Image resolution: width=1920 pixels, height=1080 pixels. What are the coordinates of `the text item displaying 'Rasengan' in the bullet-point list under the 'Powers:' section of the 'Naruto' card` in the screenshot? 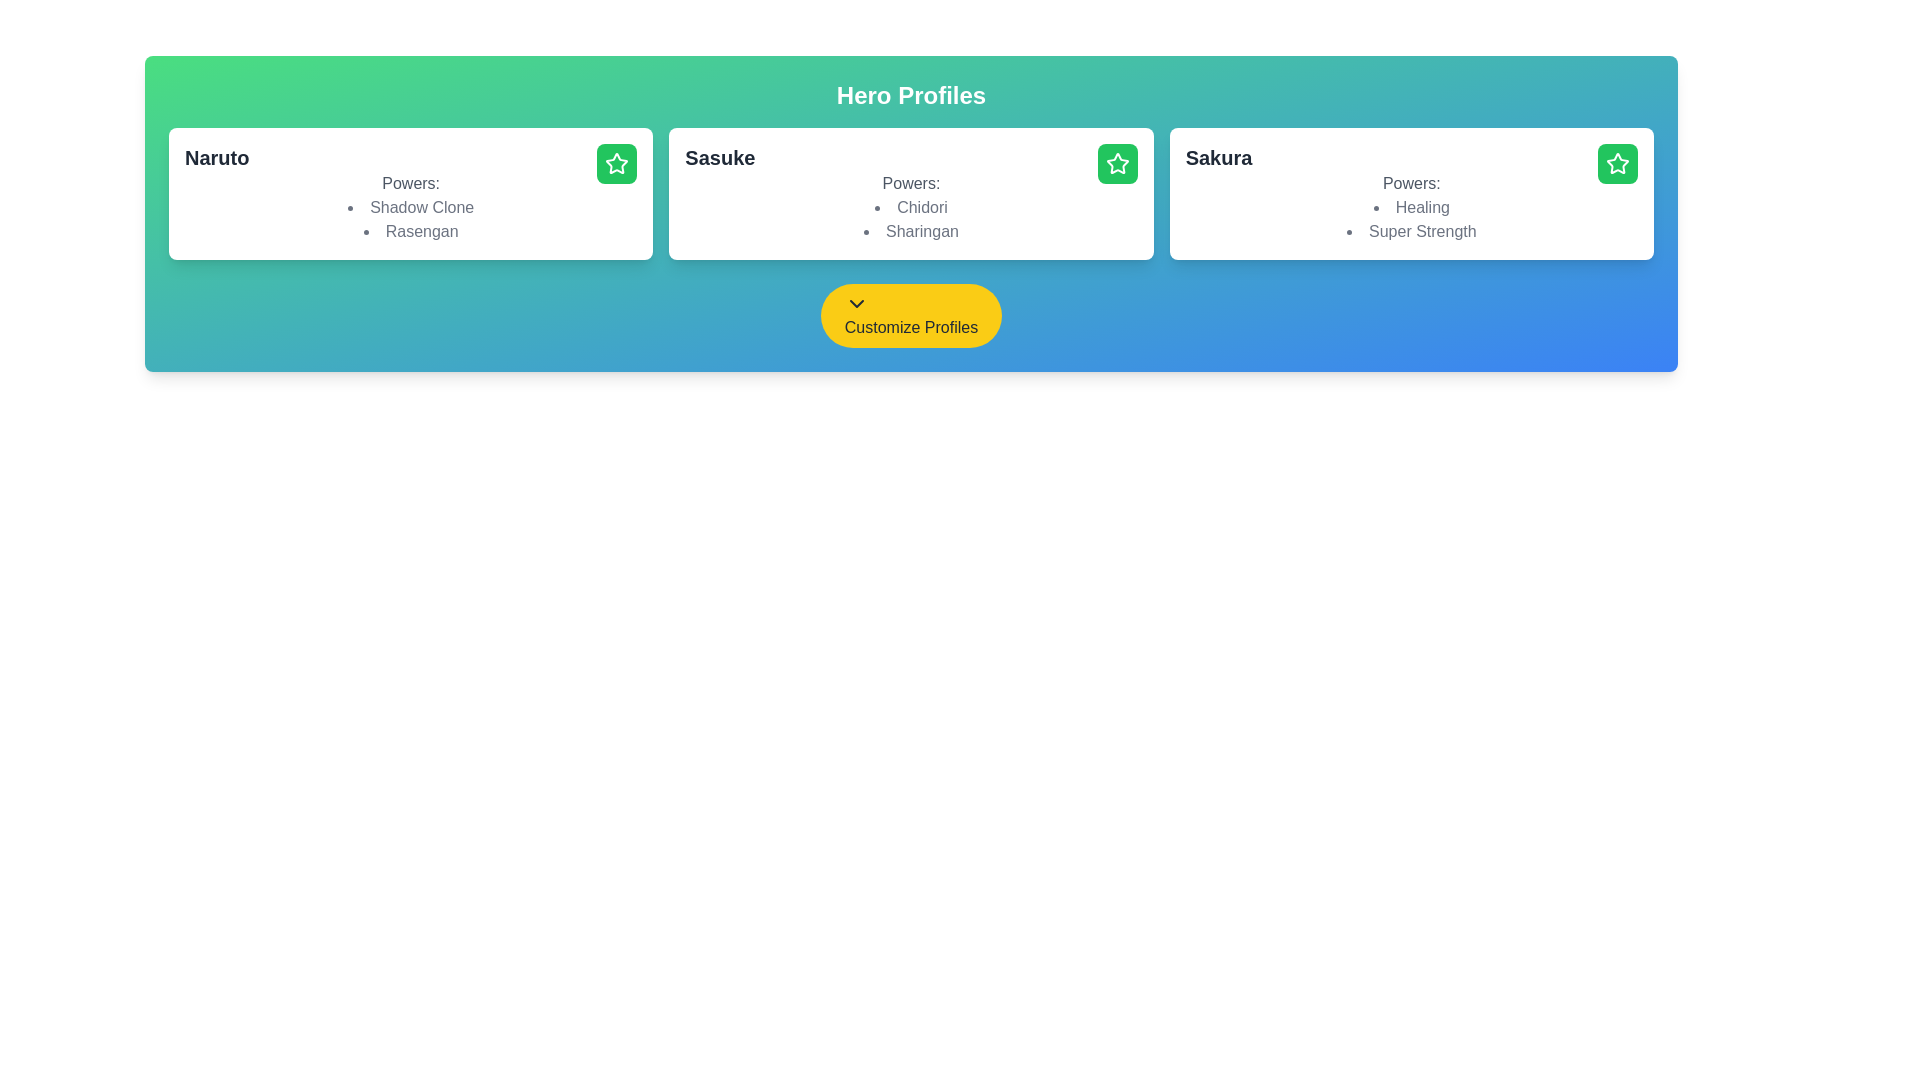 It's located at (410, 230).